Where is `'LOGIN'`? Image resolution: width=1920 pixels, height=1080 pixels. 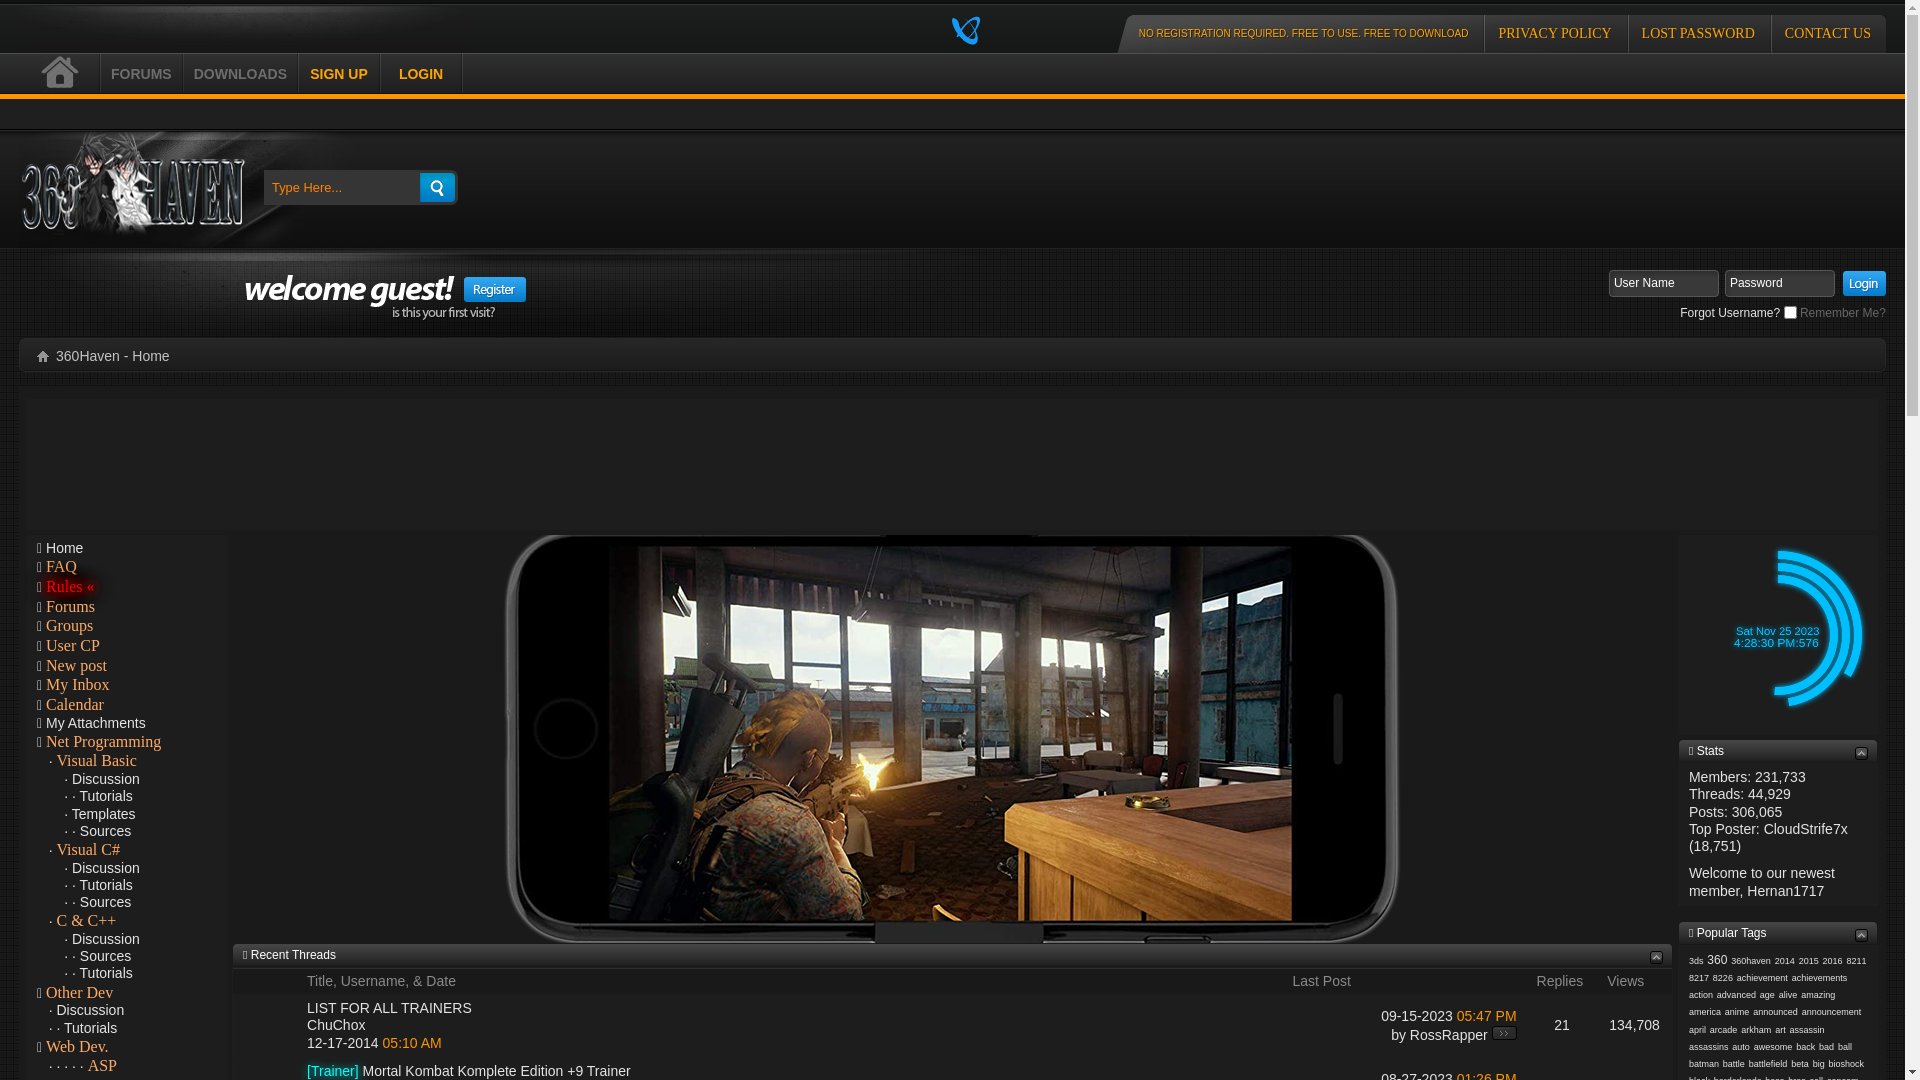
'LOGIN' is located at coordinates (380, 72).